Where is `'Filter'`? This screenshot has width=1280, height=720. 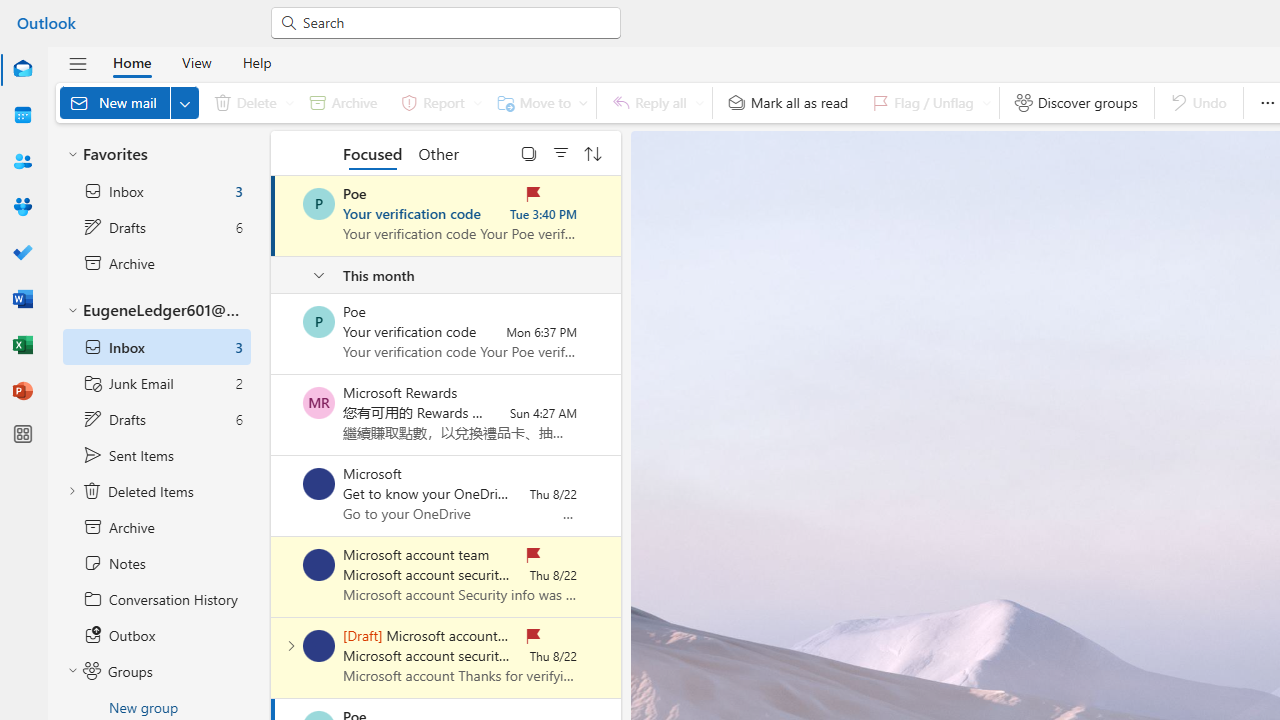
'Filter' is located at coordinates (560, 152).